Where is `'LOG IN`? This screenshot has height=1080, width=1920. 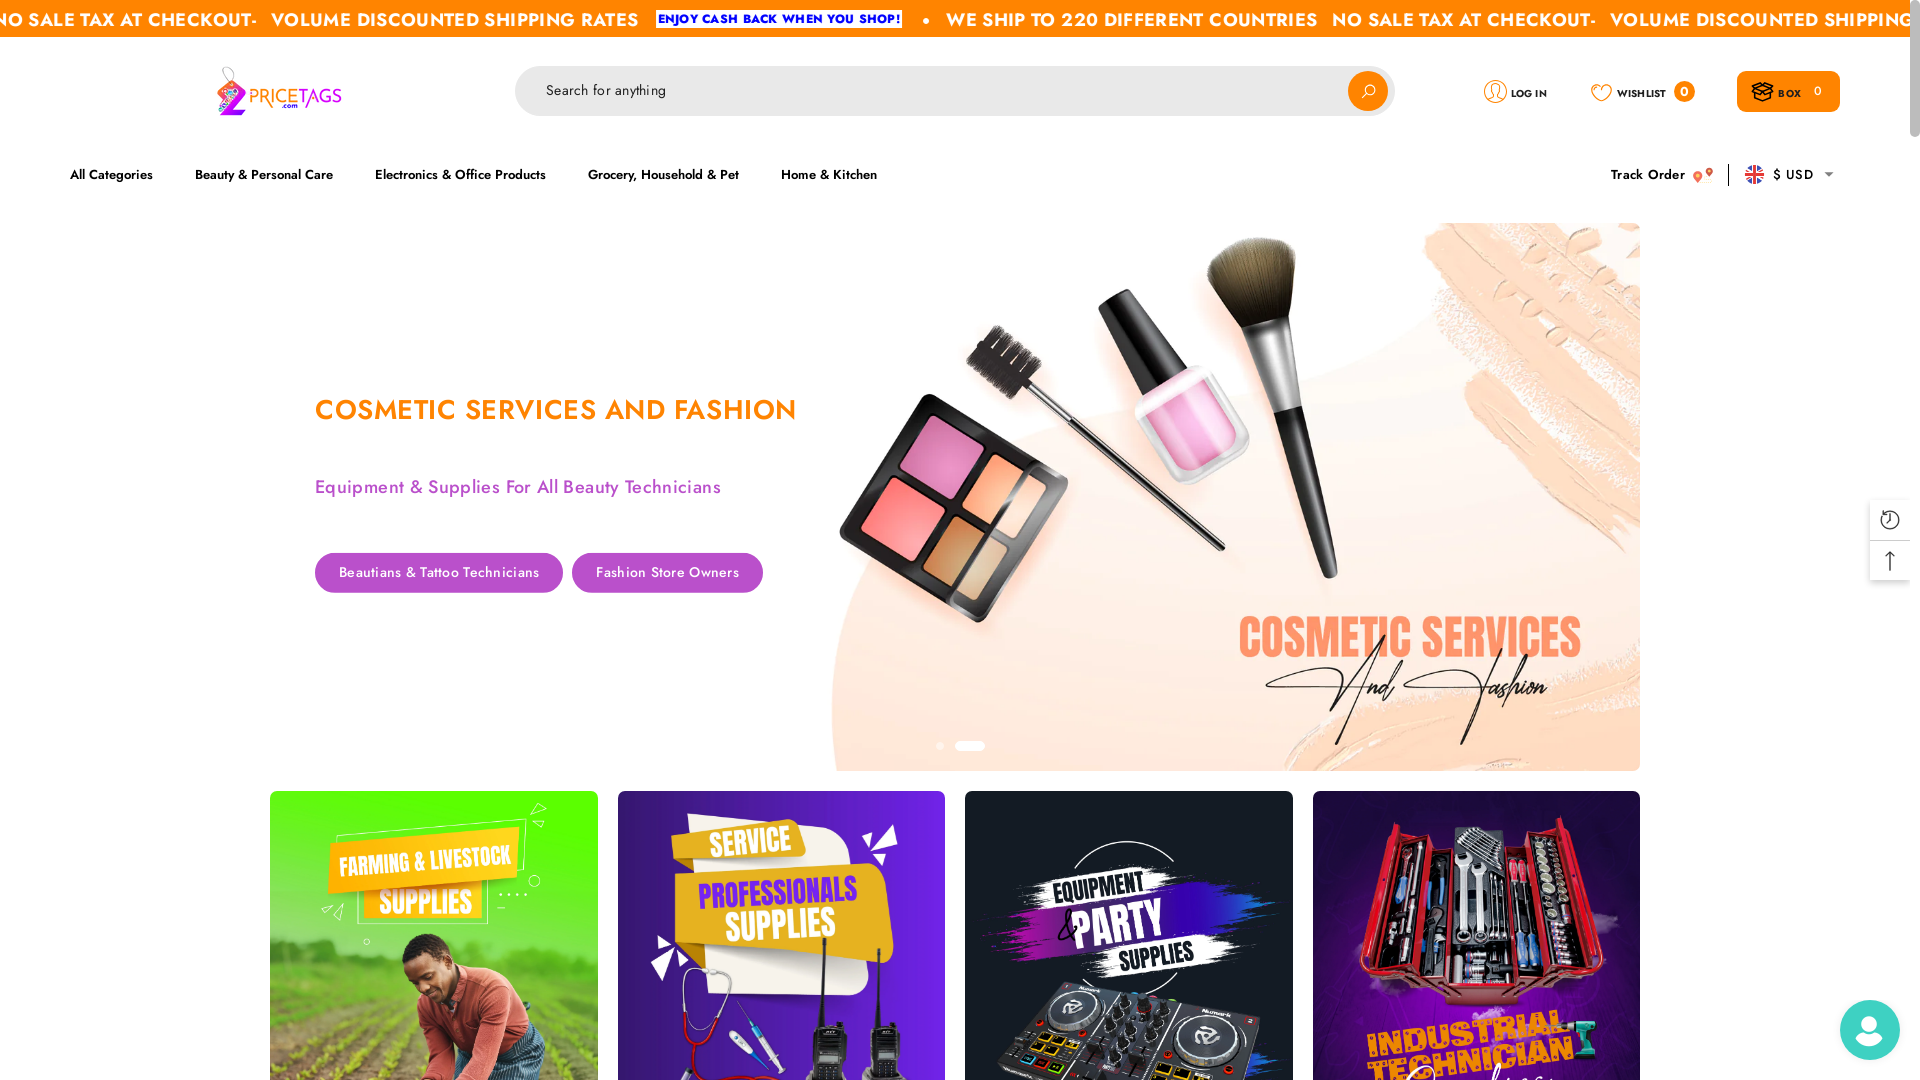
'LOG IN is located at coordinates (1515, 90).